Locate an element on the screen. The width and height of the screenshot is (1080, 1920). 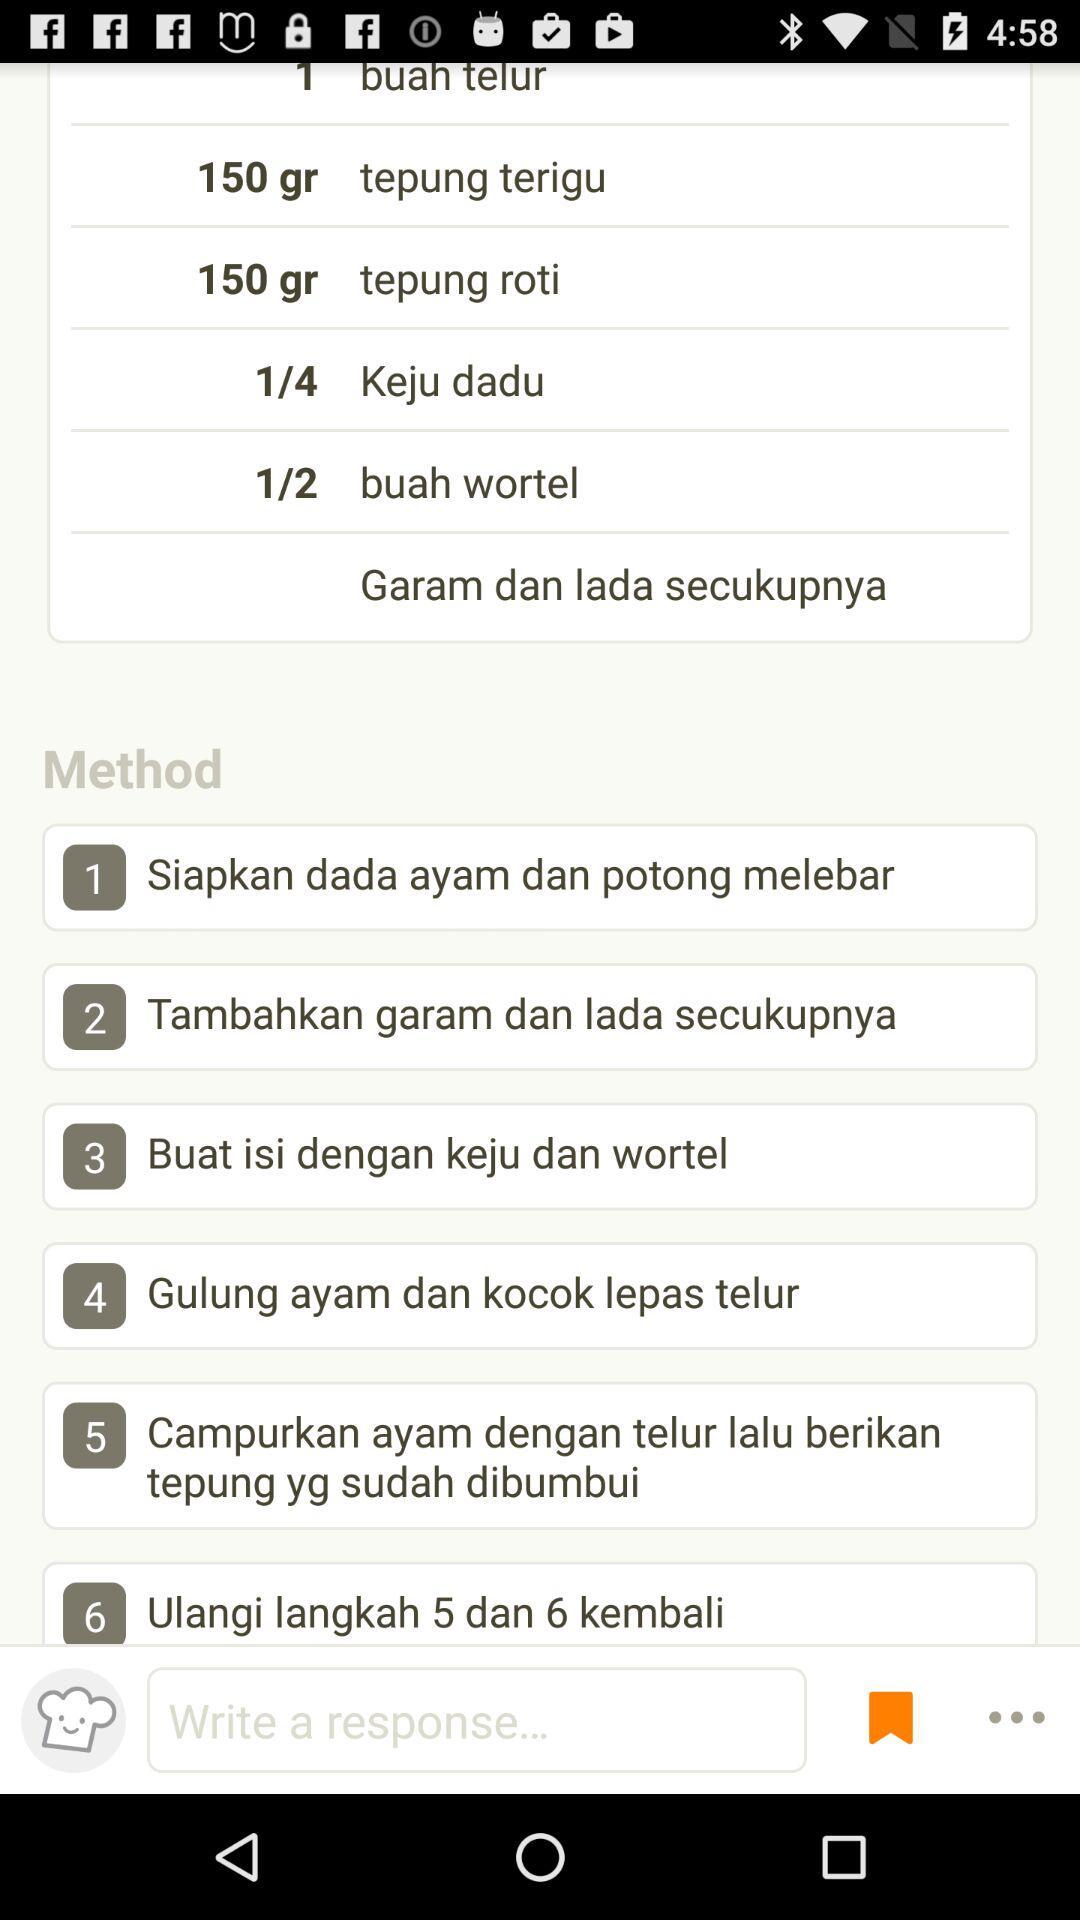
the bookmark icon is located at coordinates (890, 1840).